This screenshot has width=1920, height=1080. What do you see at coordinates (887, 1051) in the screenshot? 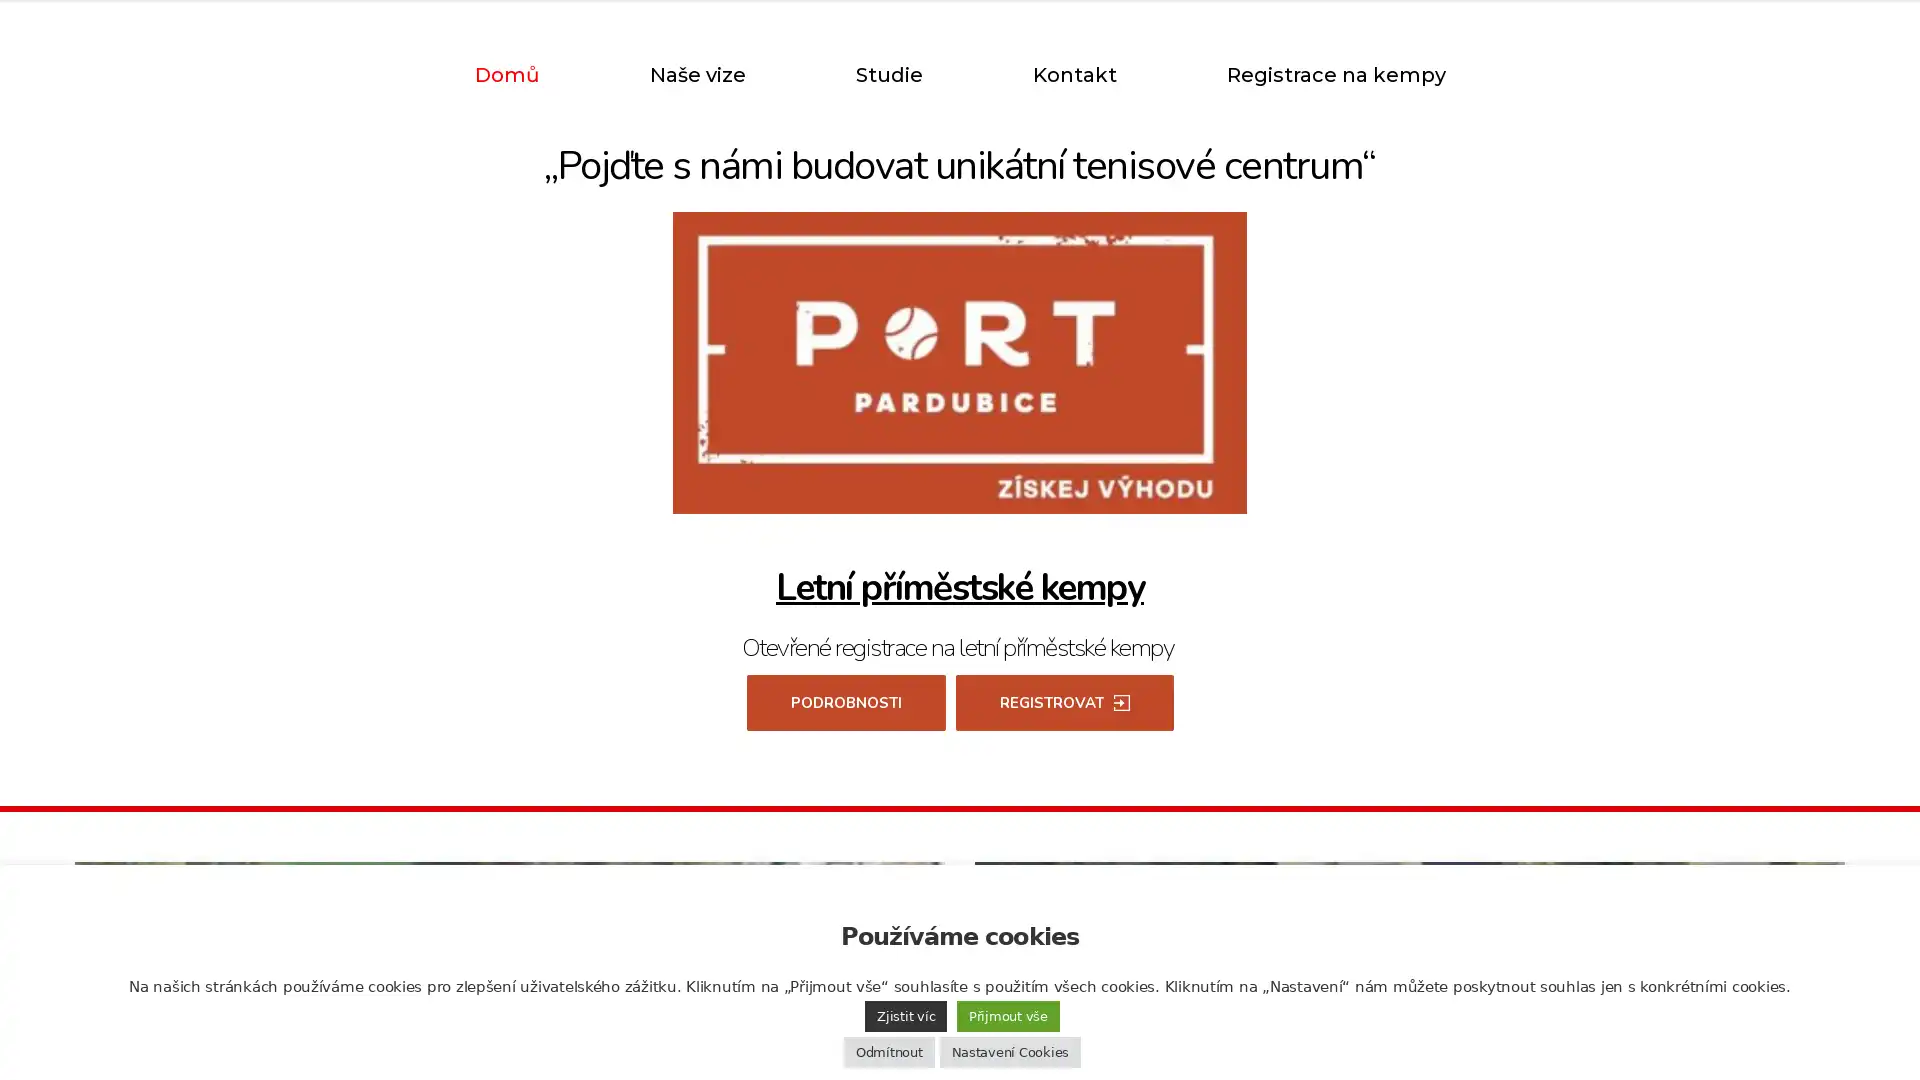
I see `Odmitnout` at bounding box center [887, 1051].